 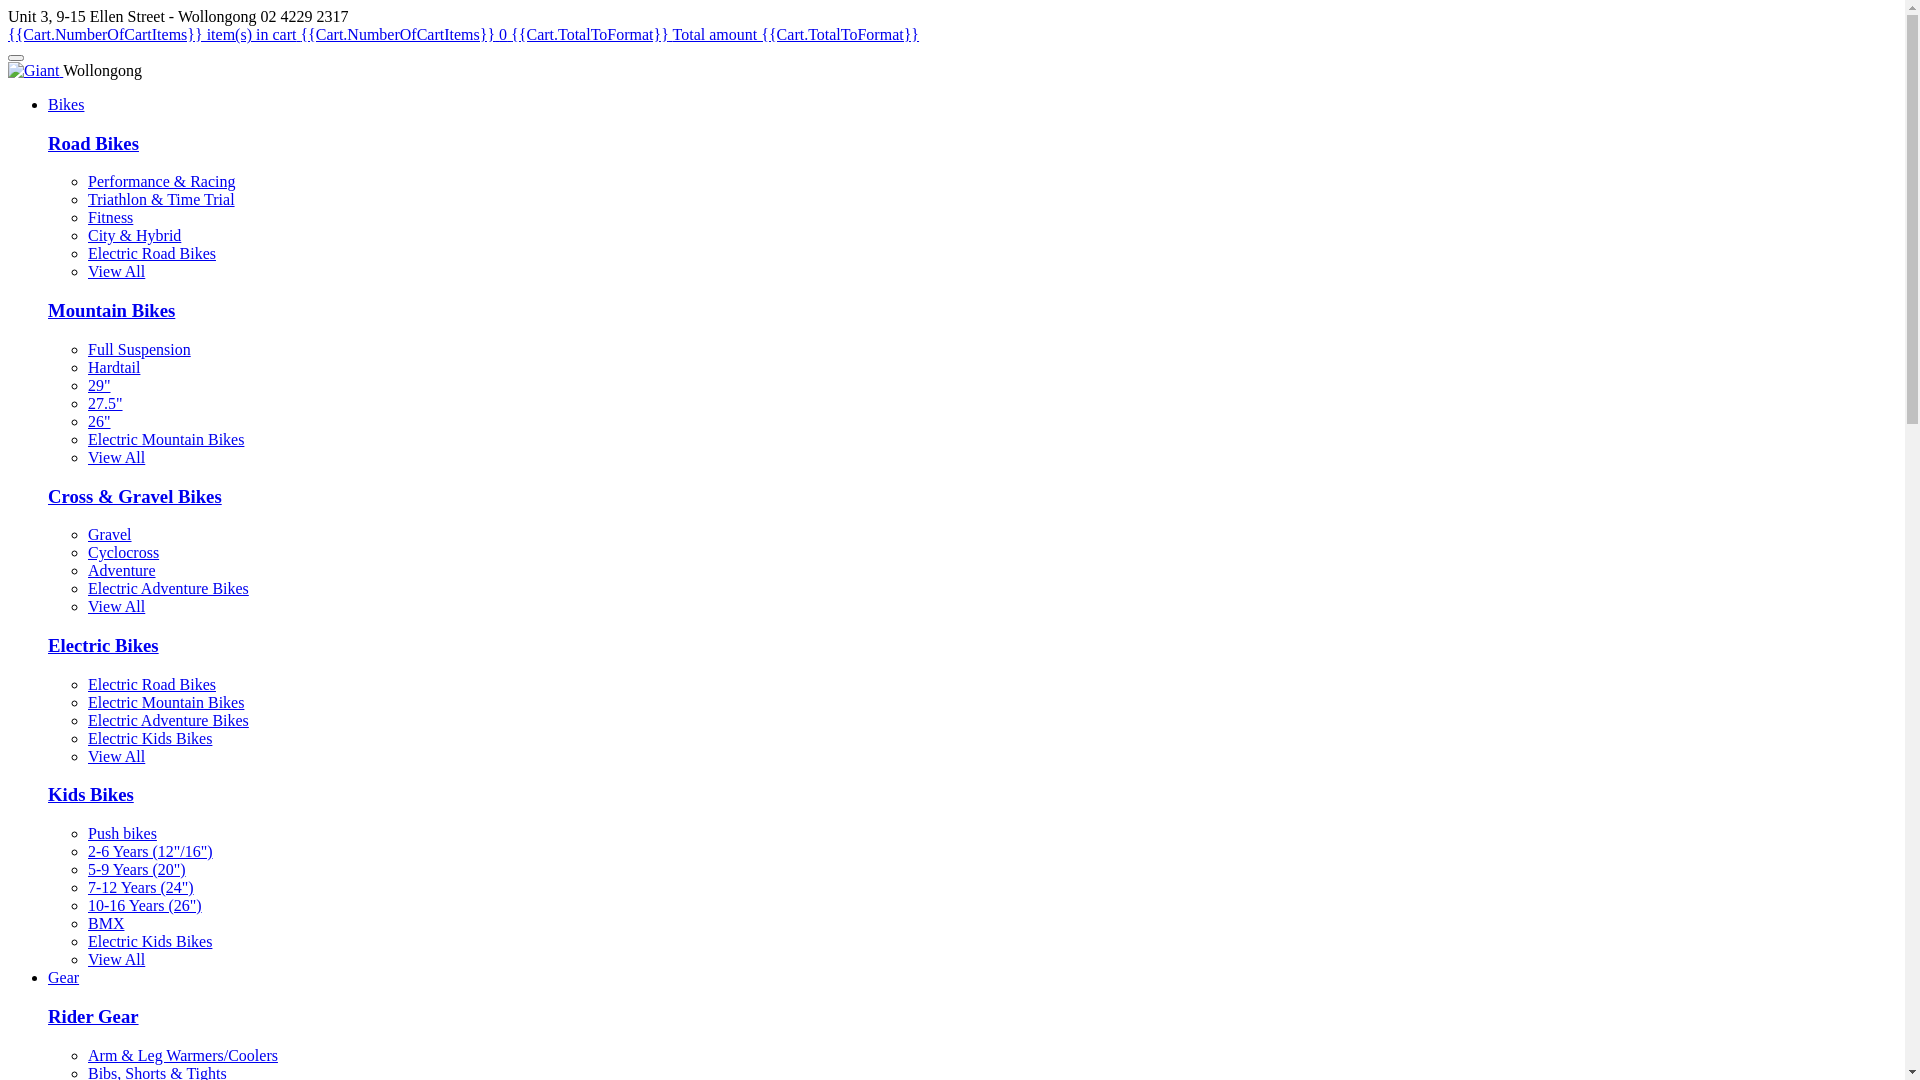 I want to click on 'Push bikes', so click(x=121, y=833).